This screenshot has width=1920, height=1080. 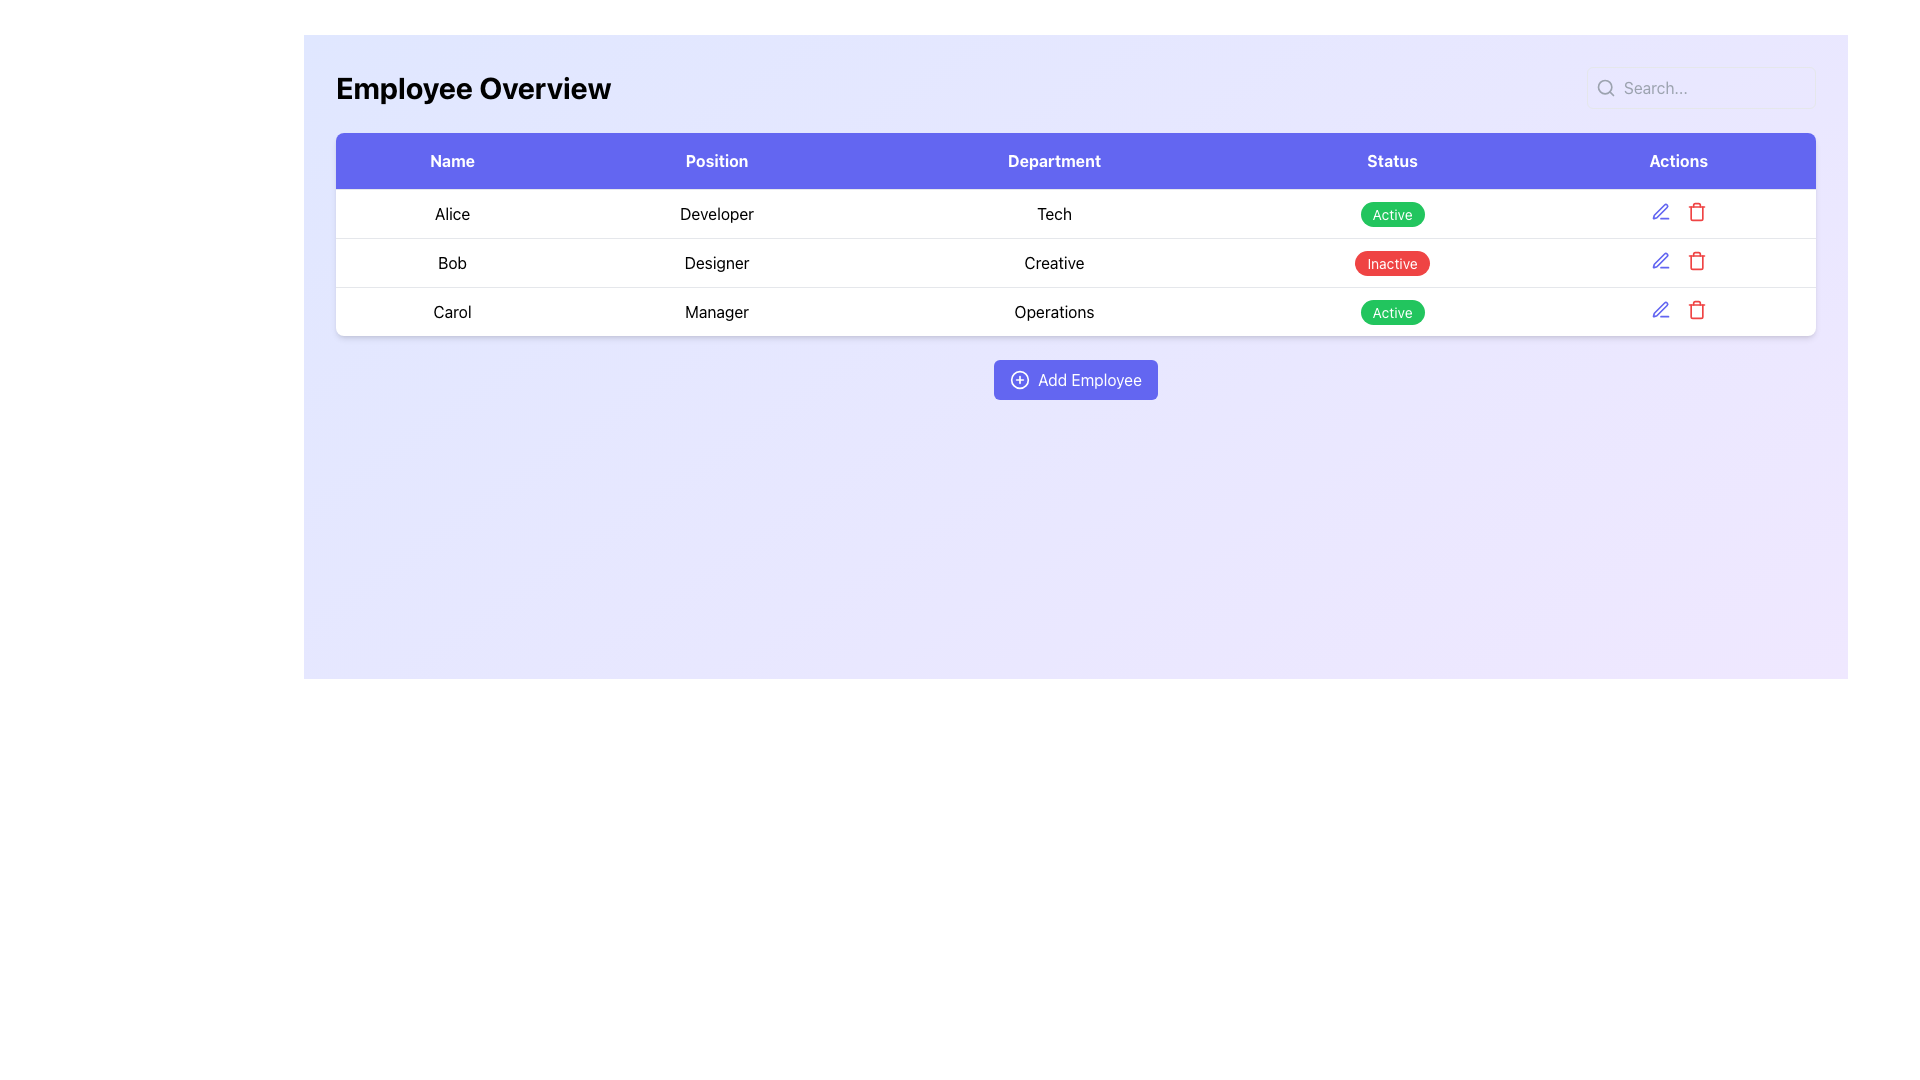 I want to click on the static list row displaying information about the employee 'Carol', which is the third row in the employee overview table, so click(x=1074, y=311).